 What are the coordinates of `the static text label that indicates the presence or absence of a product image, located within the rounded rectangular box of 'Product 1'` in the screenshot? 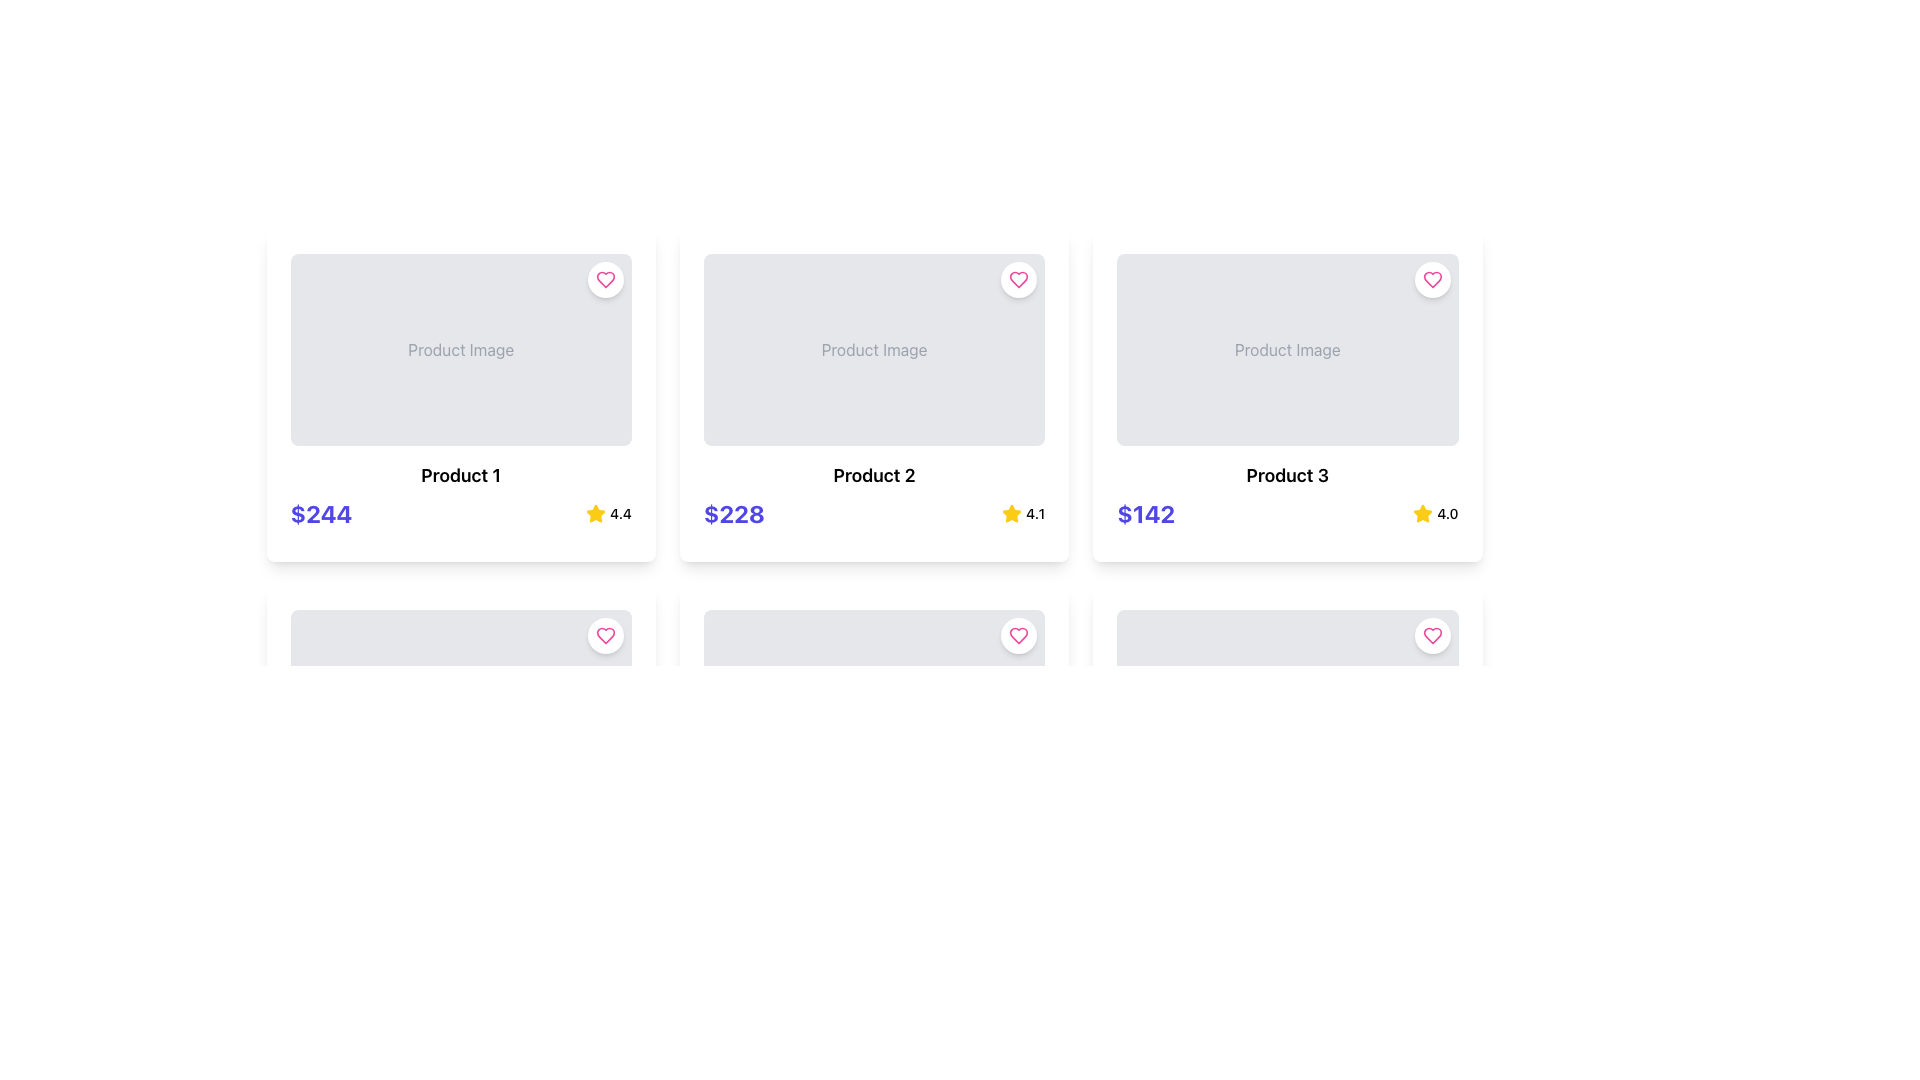 It's located at (460, 349).